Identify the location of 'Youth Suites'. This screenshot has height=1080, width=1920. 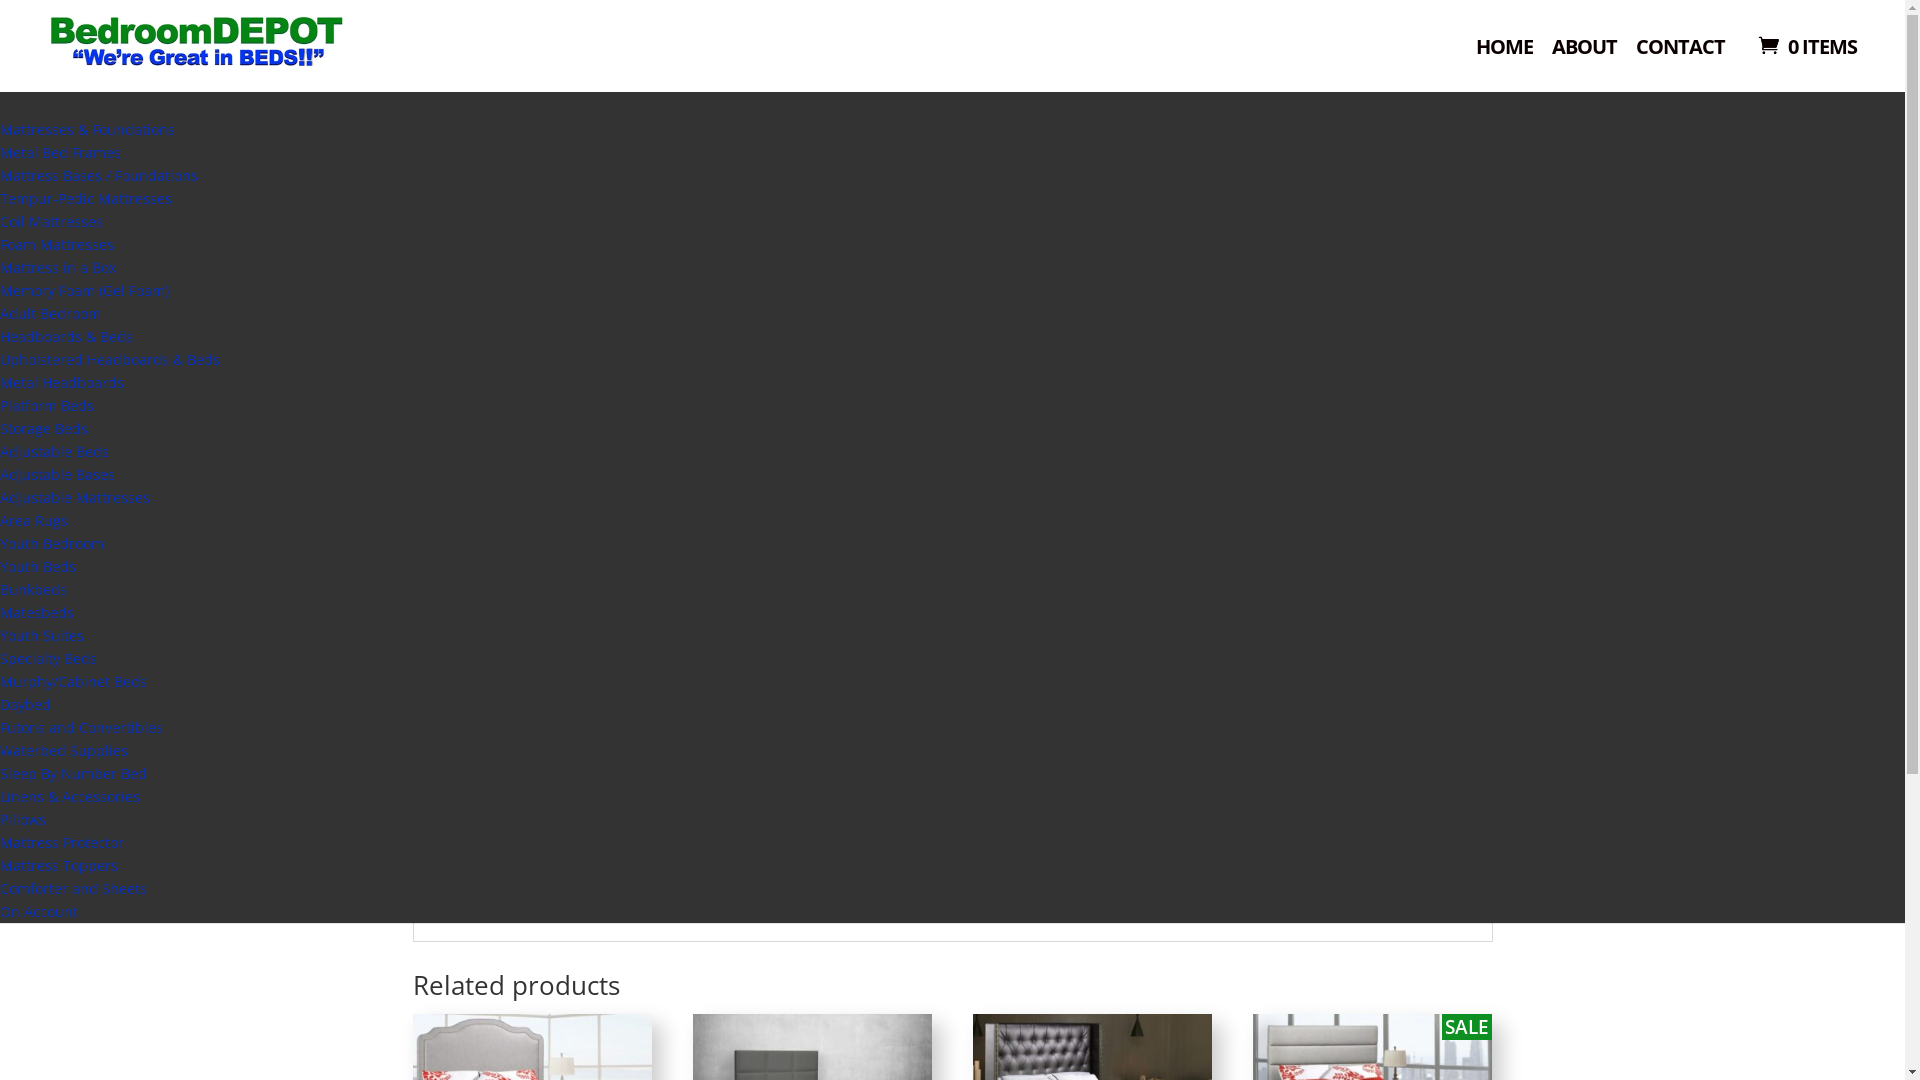
(42, 635).